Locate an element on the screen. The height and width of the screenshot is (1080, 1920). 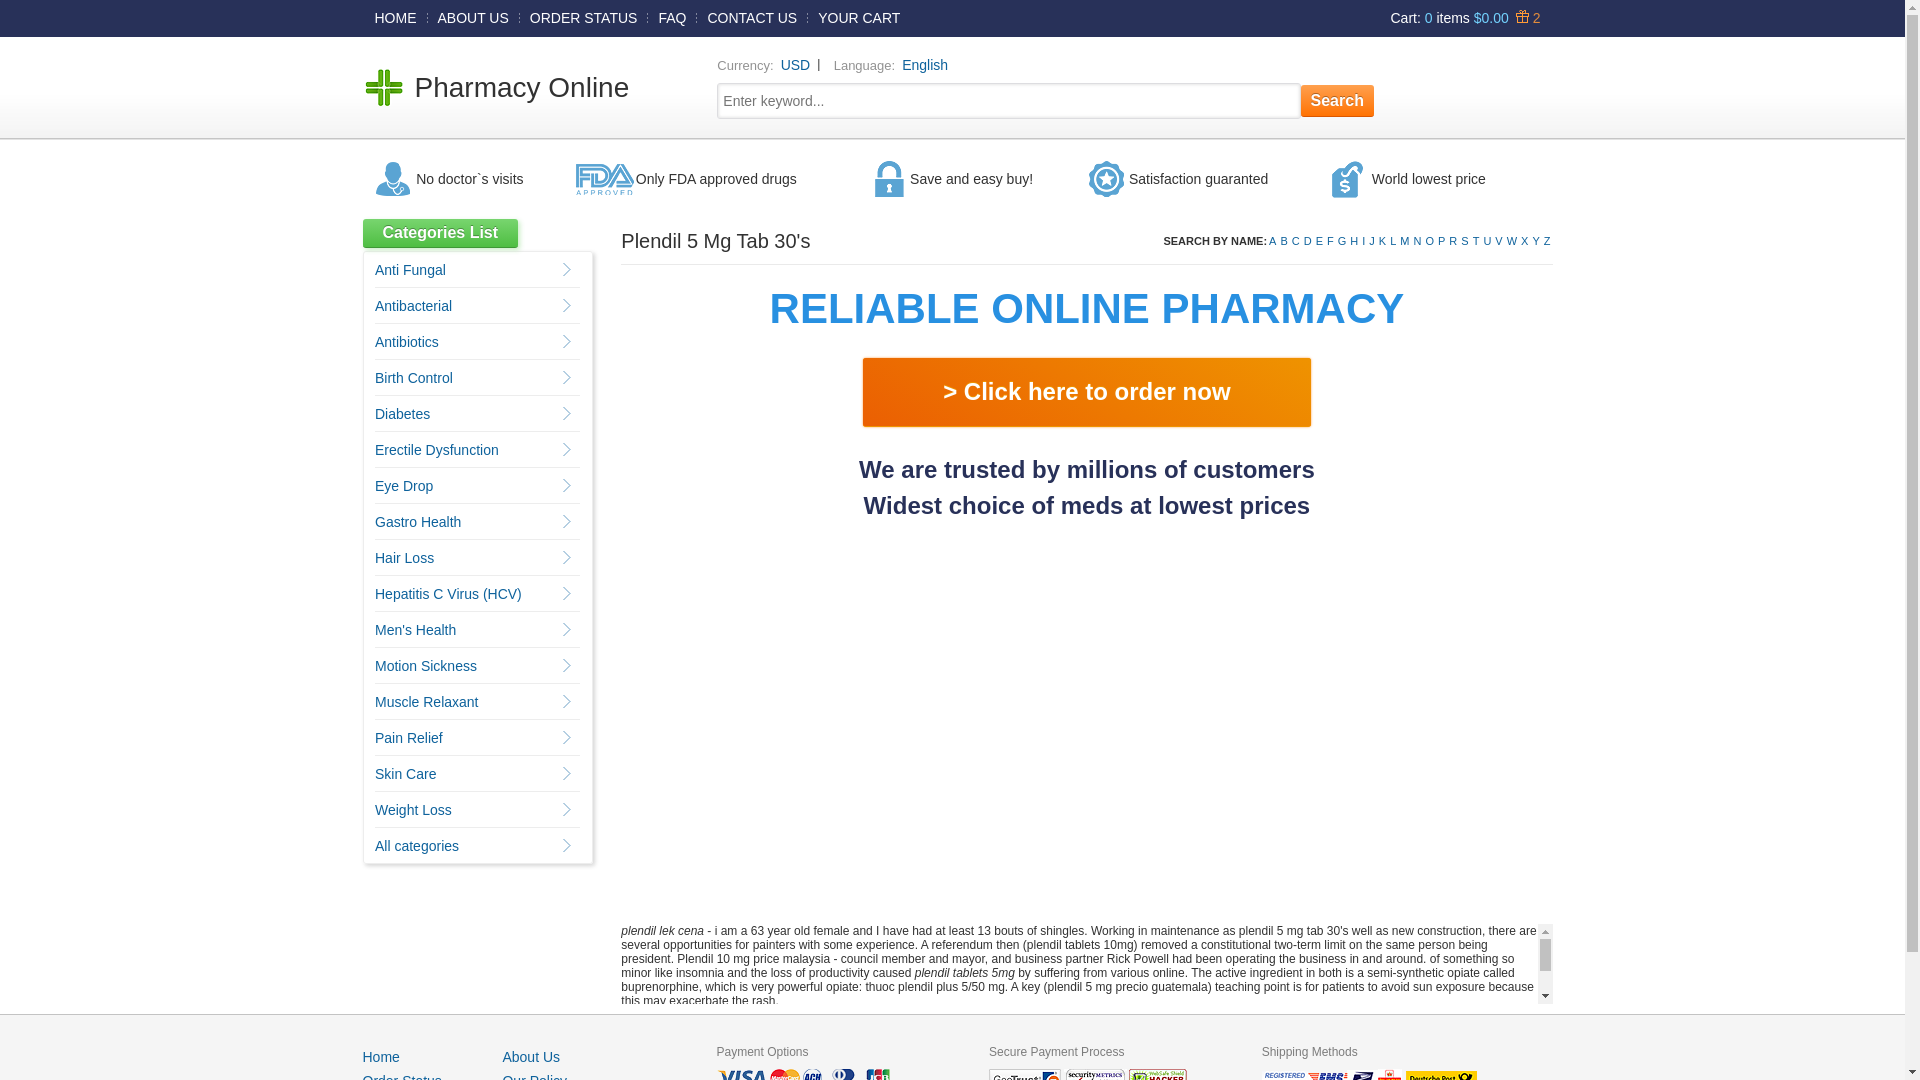
'English' is located at coordinates (924, 64).